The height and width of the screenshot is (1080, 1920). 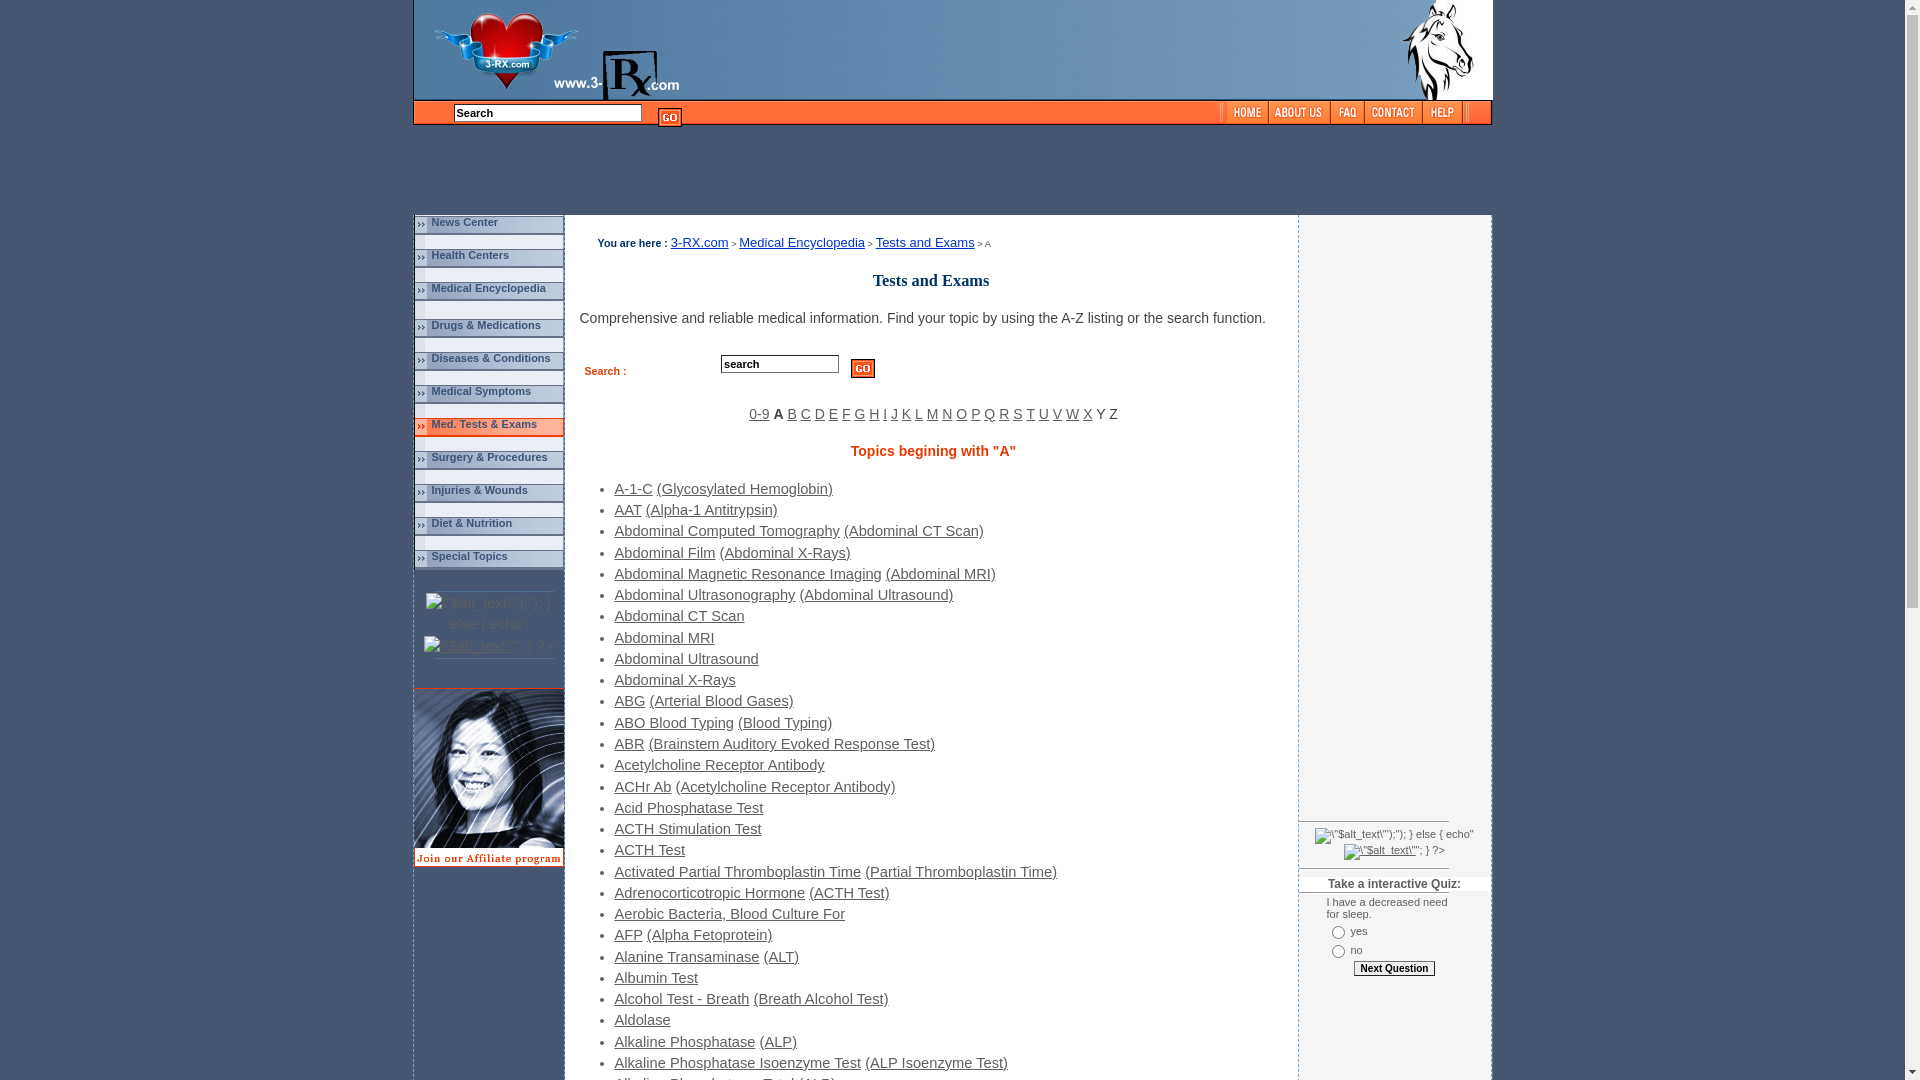 What do you see at coordinates (736, 870) in the screenshot?
I see `'Activated Partial Thromboplastin Time'` at bounding box center [736, 870].